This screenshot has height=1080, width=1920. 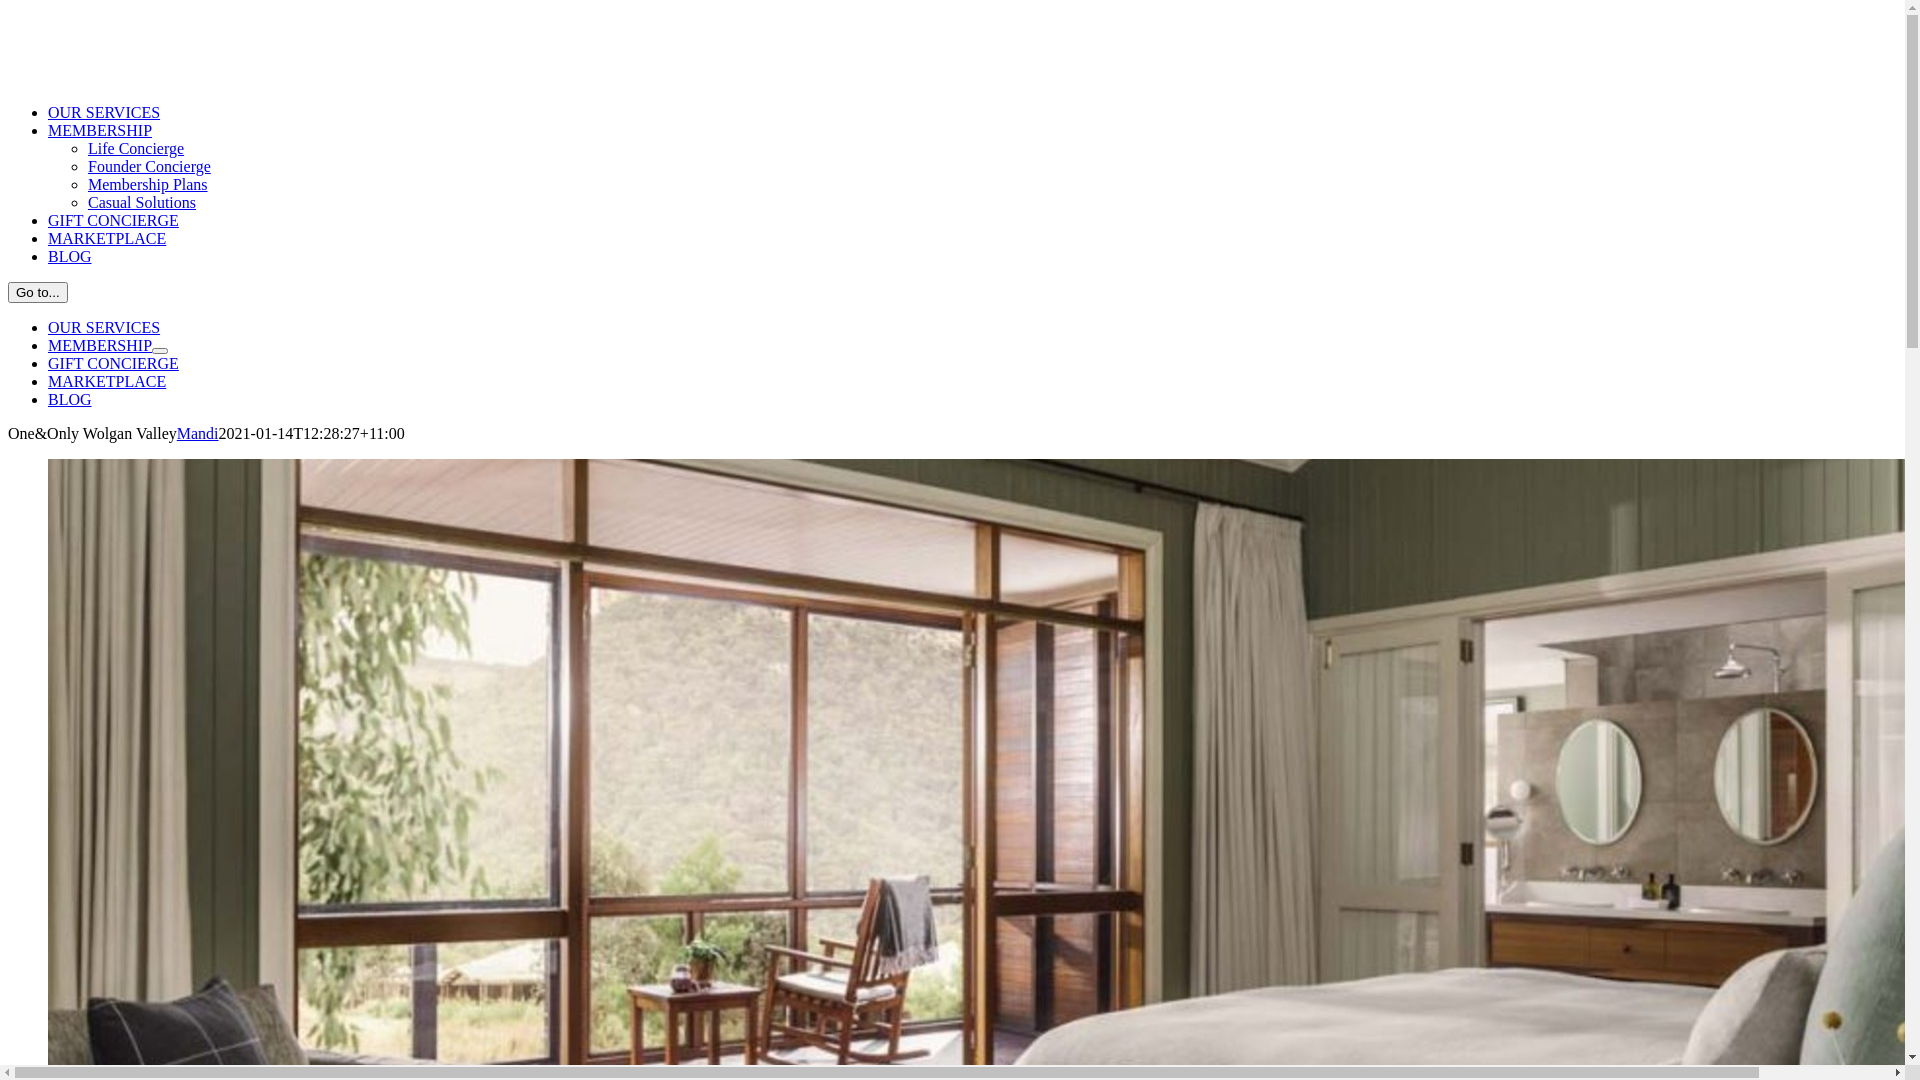 What do you see at coordinates (148, 165) in the screenshot?
I see `'Founder Concierge'` at bounding box center [148, 165].